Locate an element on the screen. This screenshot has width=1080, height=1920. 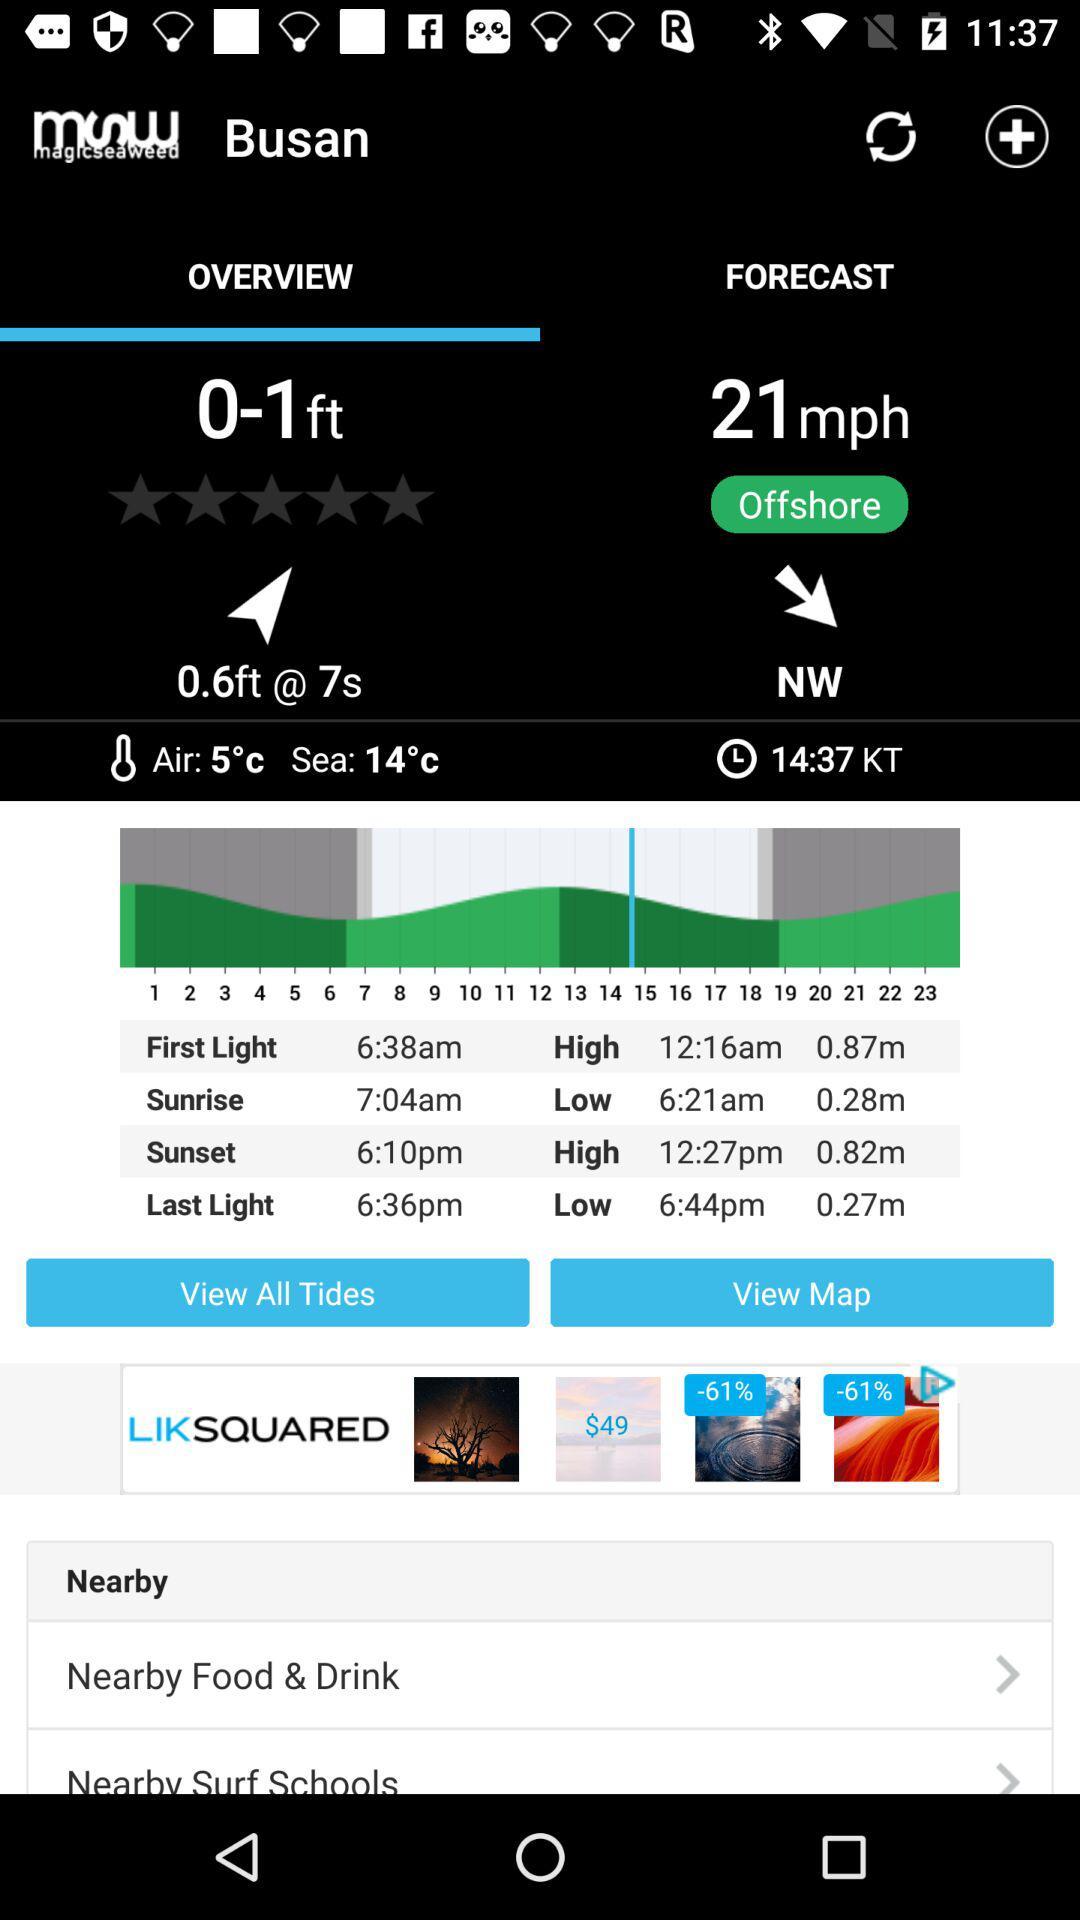
the time icon is located at coordinates (736, 757).